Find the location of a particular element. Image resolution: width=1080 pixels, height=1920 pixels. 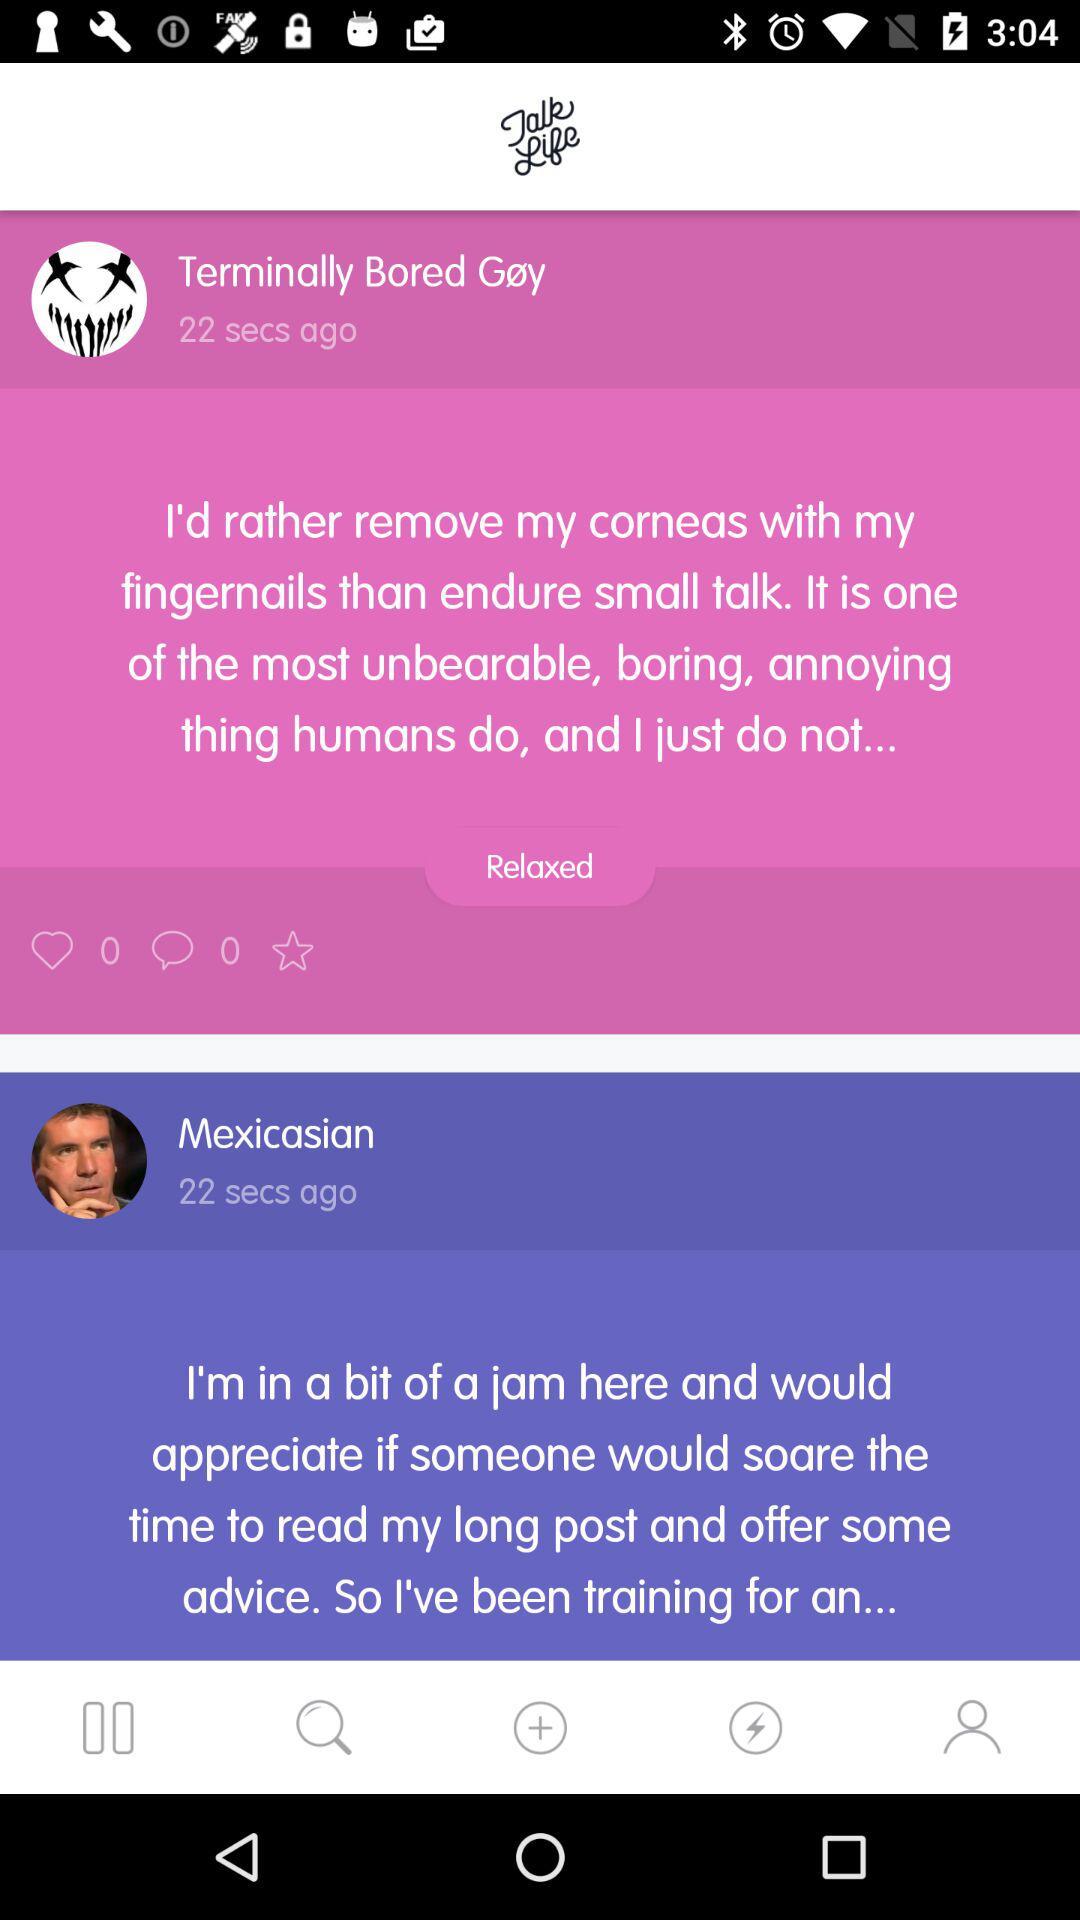

the post is located at coordinates (292, 949).